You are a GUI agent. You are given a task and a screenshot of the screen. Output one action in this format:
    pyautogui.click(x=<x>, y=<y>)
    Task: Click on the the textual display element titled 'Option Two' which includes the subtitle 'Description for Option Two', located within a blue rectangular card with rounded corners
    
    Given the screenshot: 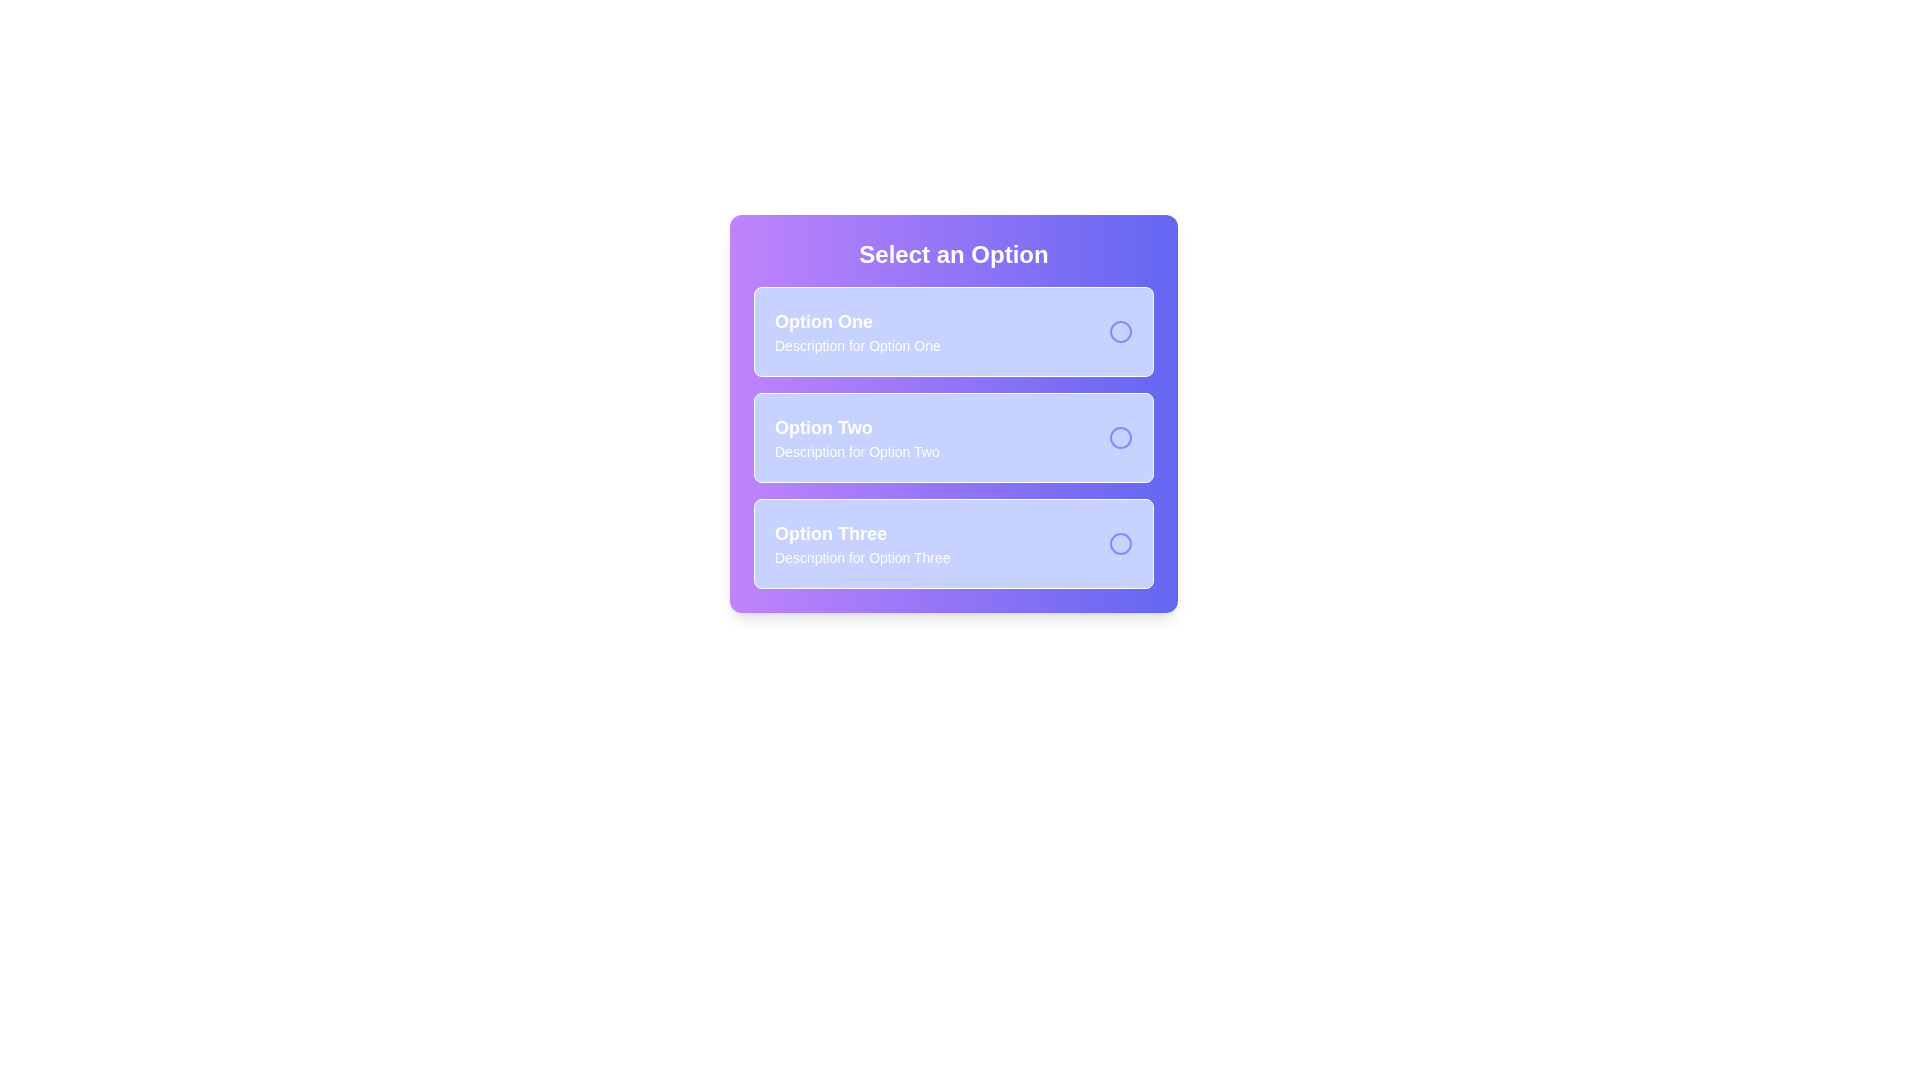 What is the action you would take?
    pyautogui.click(x=857, y=437)
    